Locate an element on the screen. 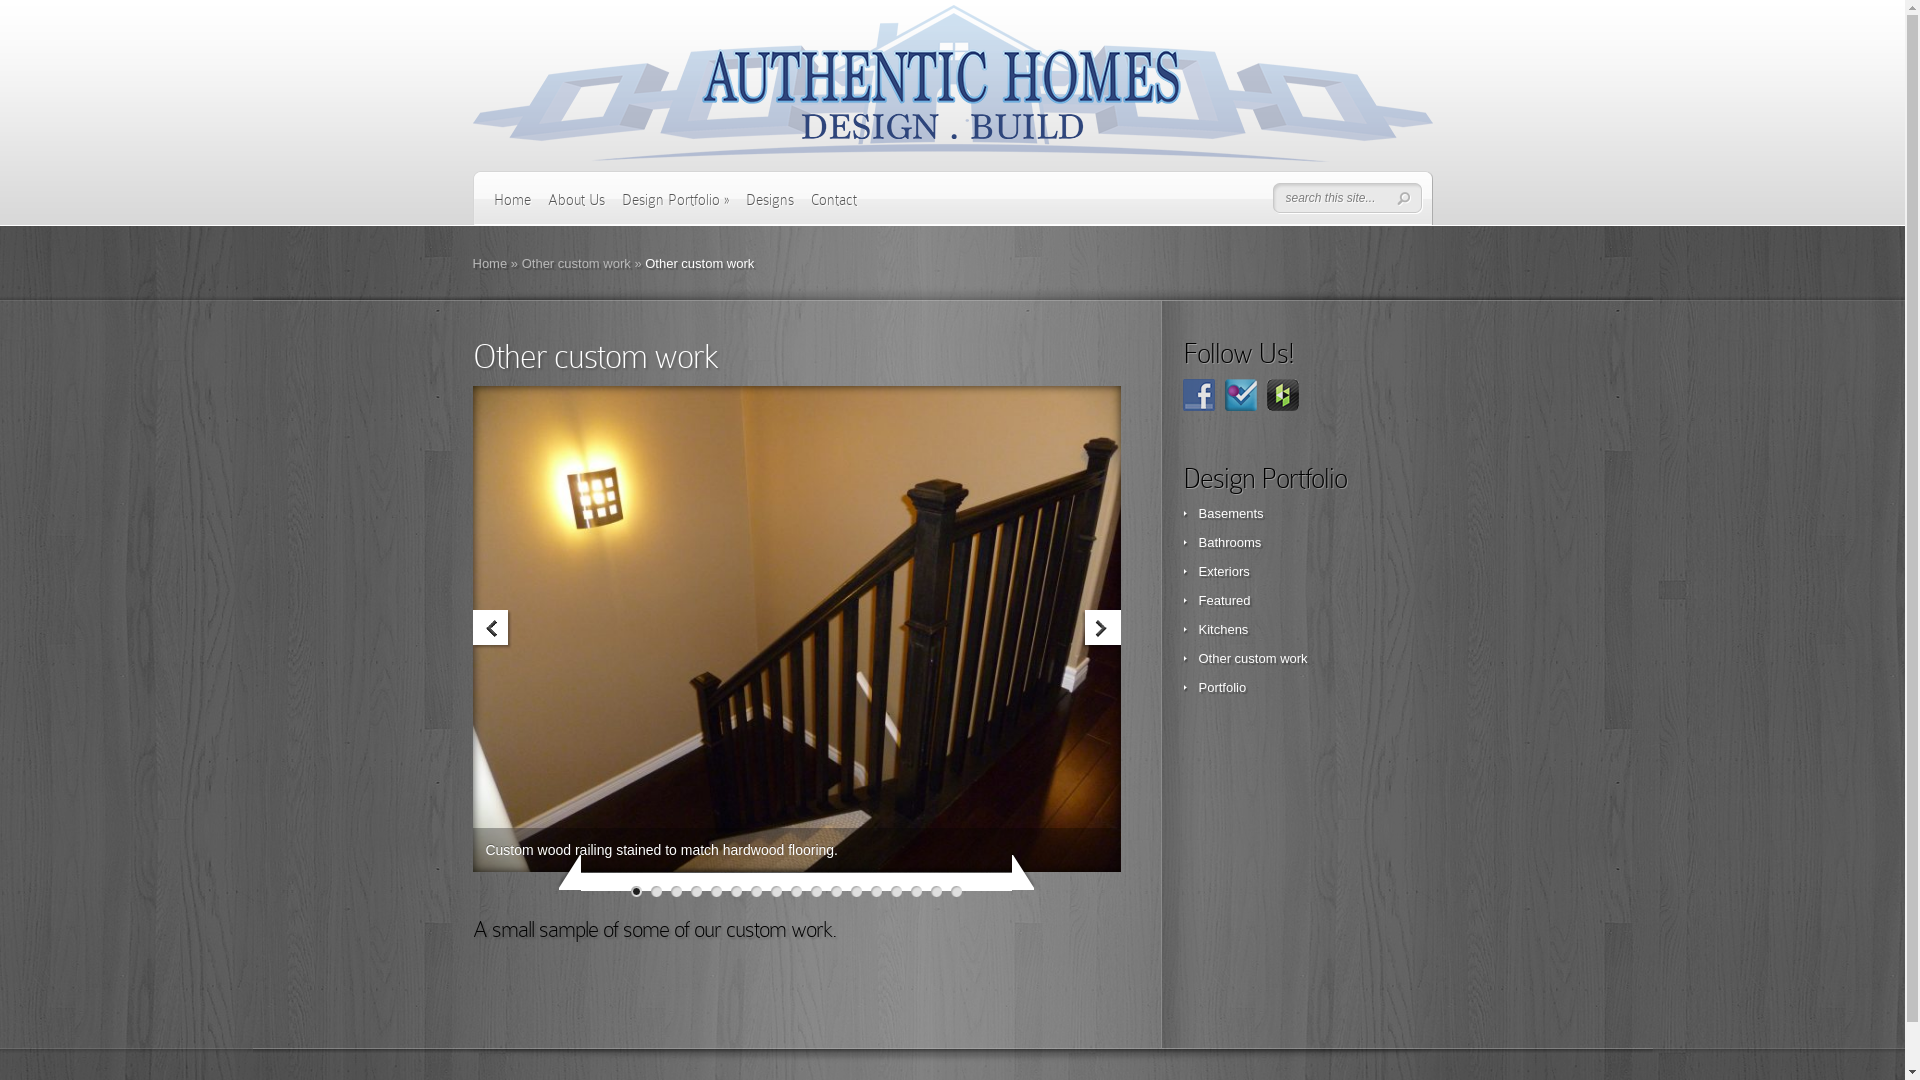  'Bathrooms' is located at coordinates (1228, 542).